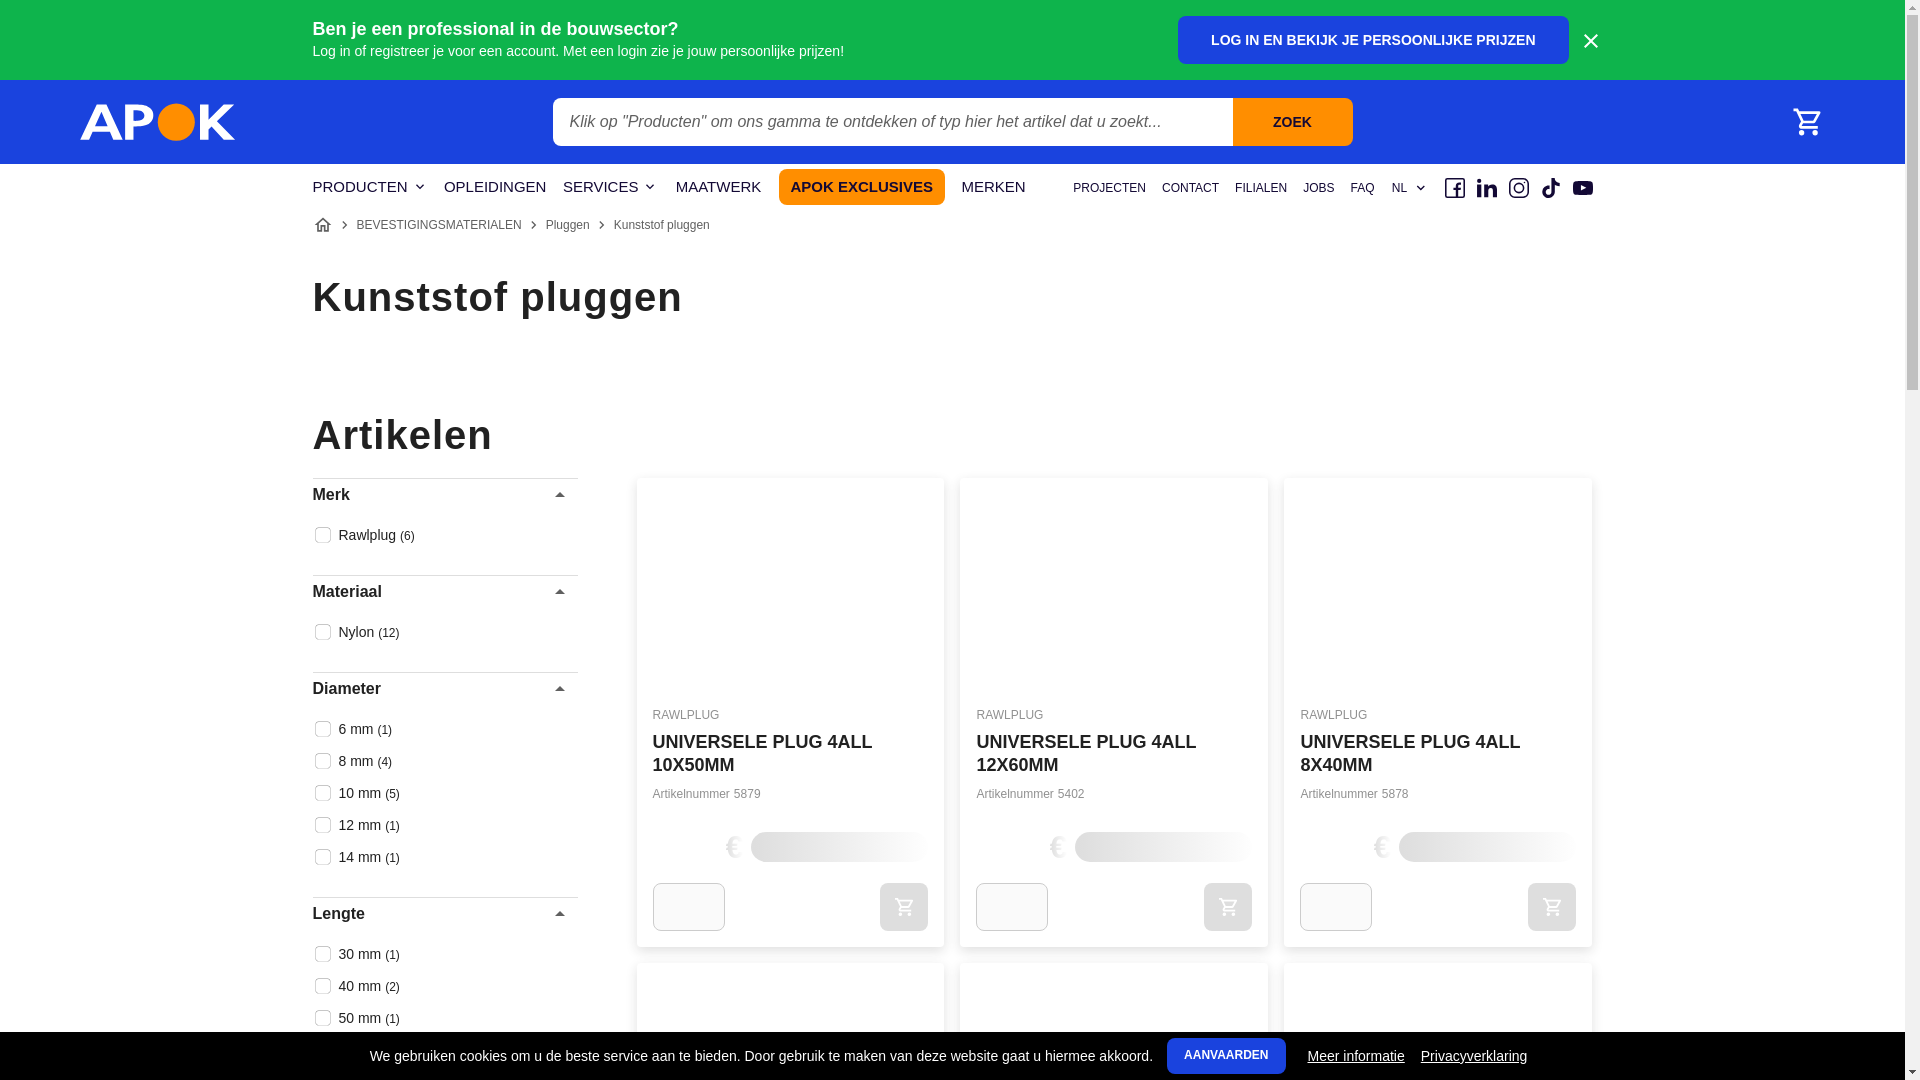 The height and width of the screenshot is (1080, 1920). Describe the element at coordinates (495, 187) in the screenshot. I see `'OPLEIDINGEN'` at that location.